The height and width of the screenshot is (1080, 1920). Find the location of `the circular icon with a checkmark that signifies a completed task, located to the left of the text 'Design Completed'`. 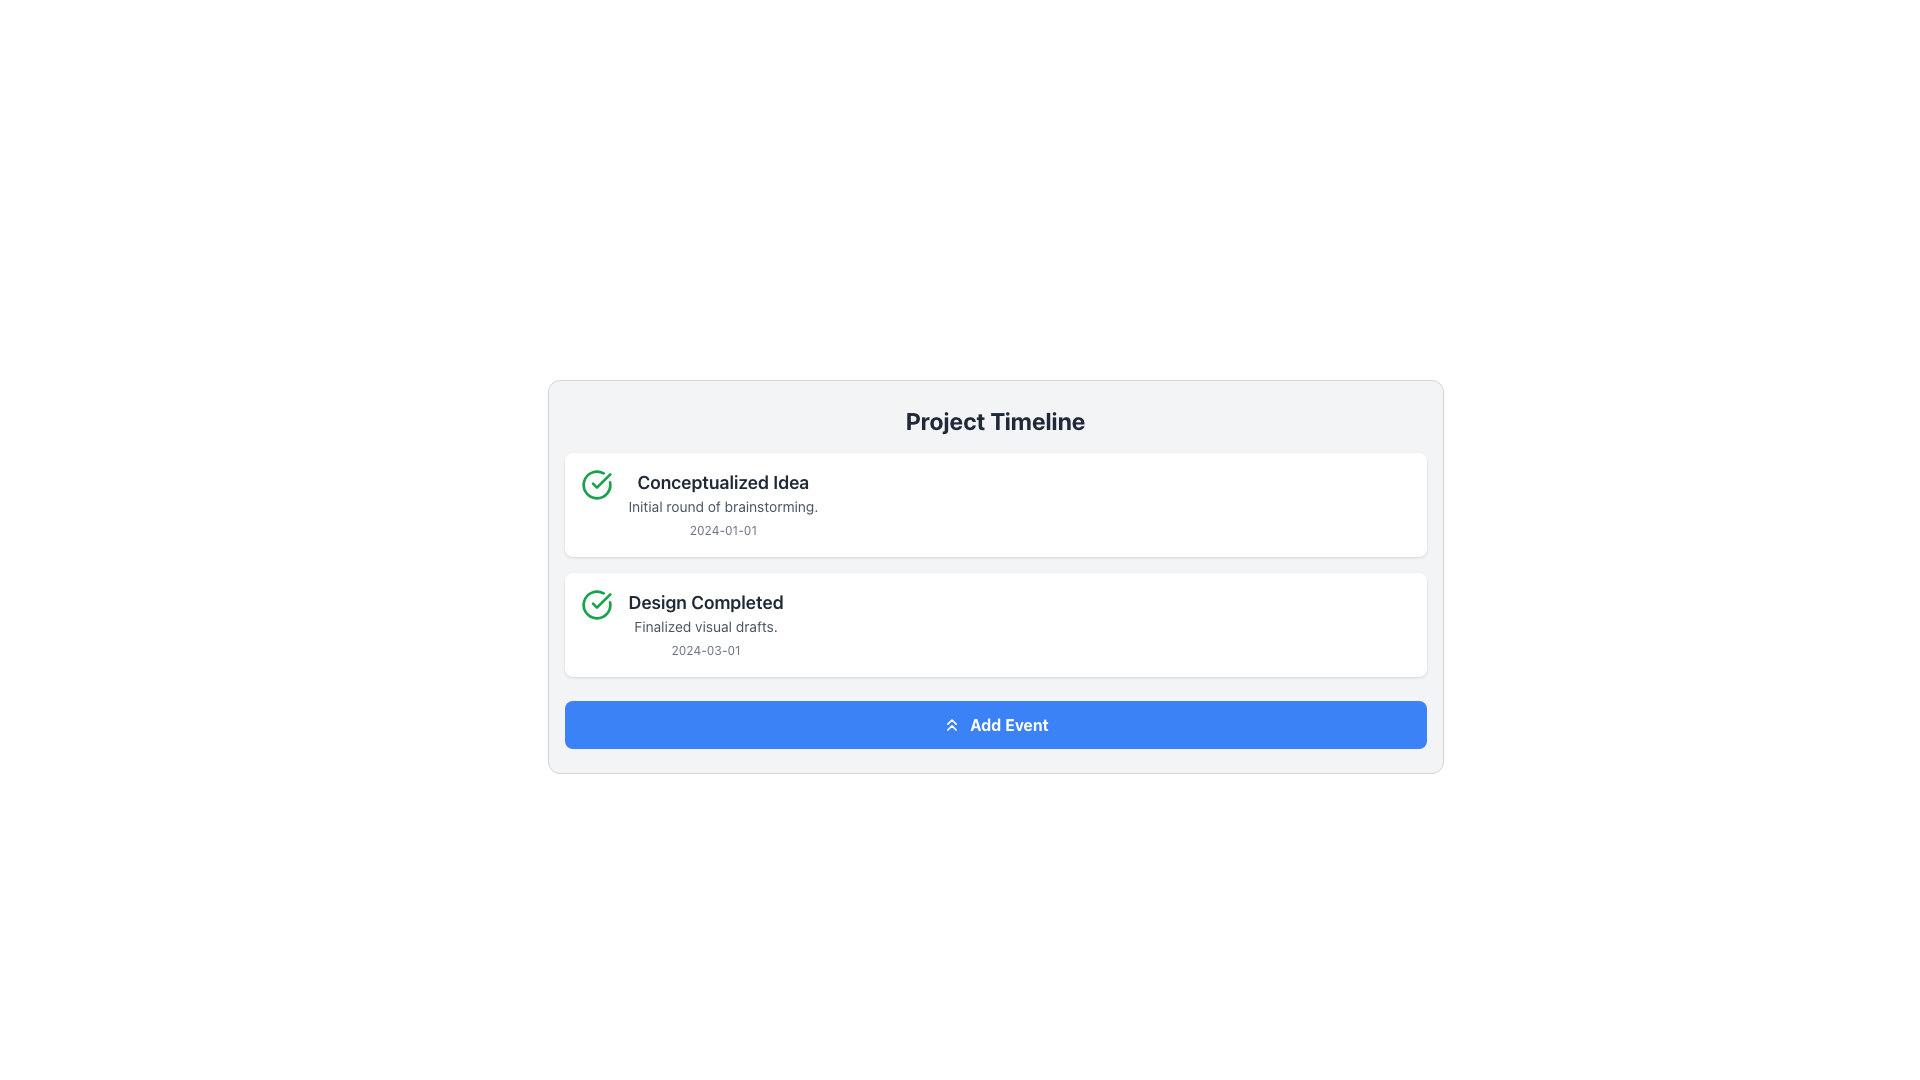

the circular icon with a checkmark that signifies a completed task, located to the left of the text 'Design Completed' is located at coordinates (600, 481).